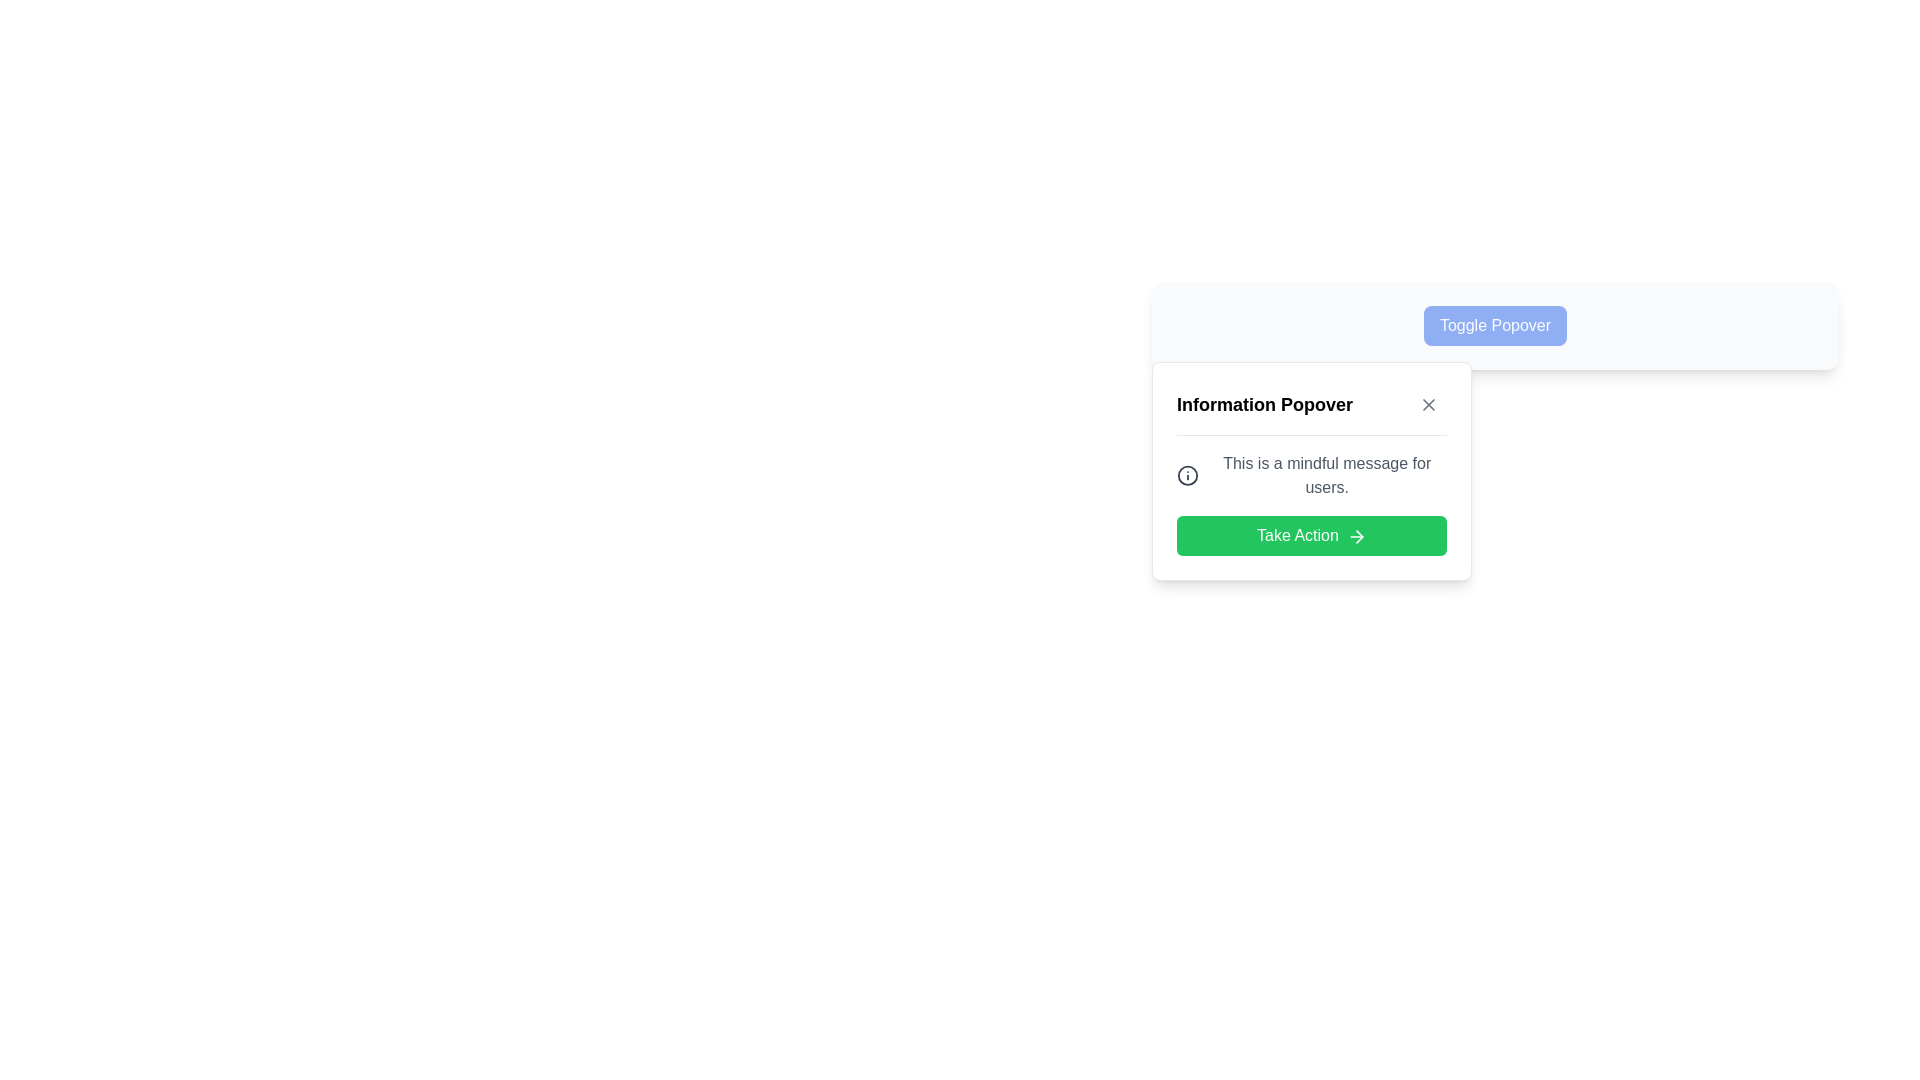  I want to click on the close button located at the top-right corner of the 'Information Popover' interface to dismiss it, so click(1428, 405).